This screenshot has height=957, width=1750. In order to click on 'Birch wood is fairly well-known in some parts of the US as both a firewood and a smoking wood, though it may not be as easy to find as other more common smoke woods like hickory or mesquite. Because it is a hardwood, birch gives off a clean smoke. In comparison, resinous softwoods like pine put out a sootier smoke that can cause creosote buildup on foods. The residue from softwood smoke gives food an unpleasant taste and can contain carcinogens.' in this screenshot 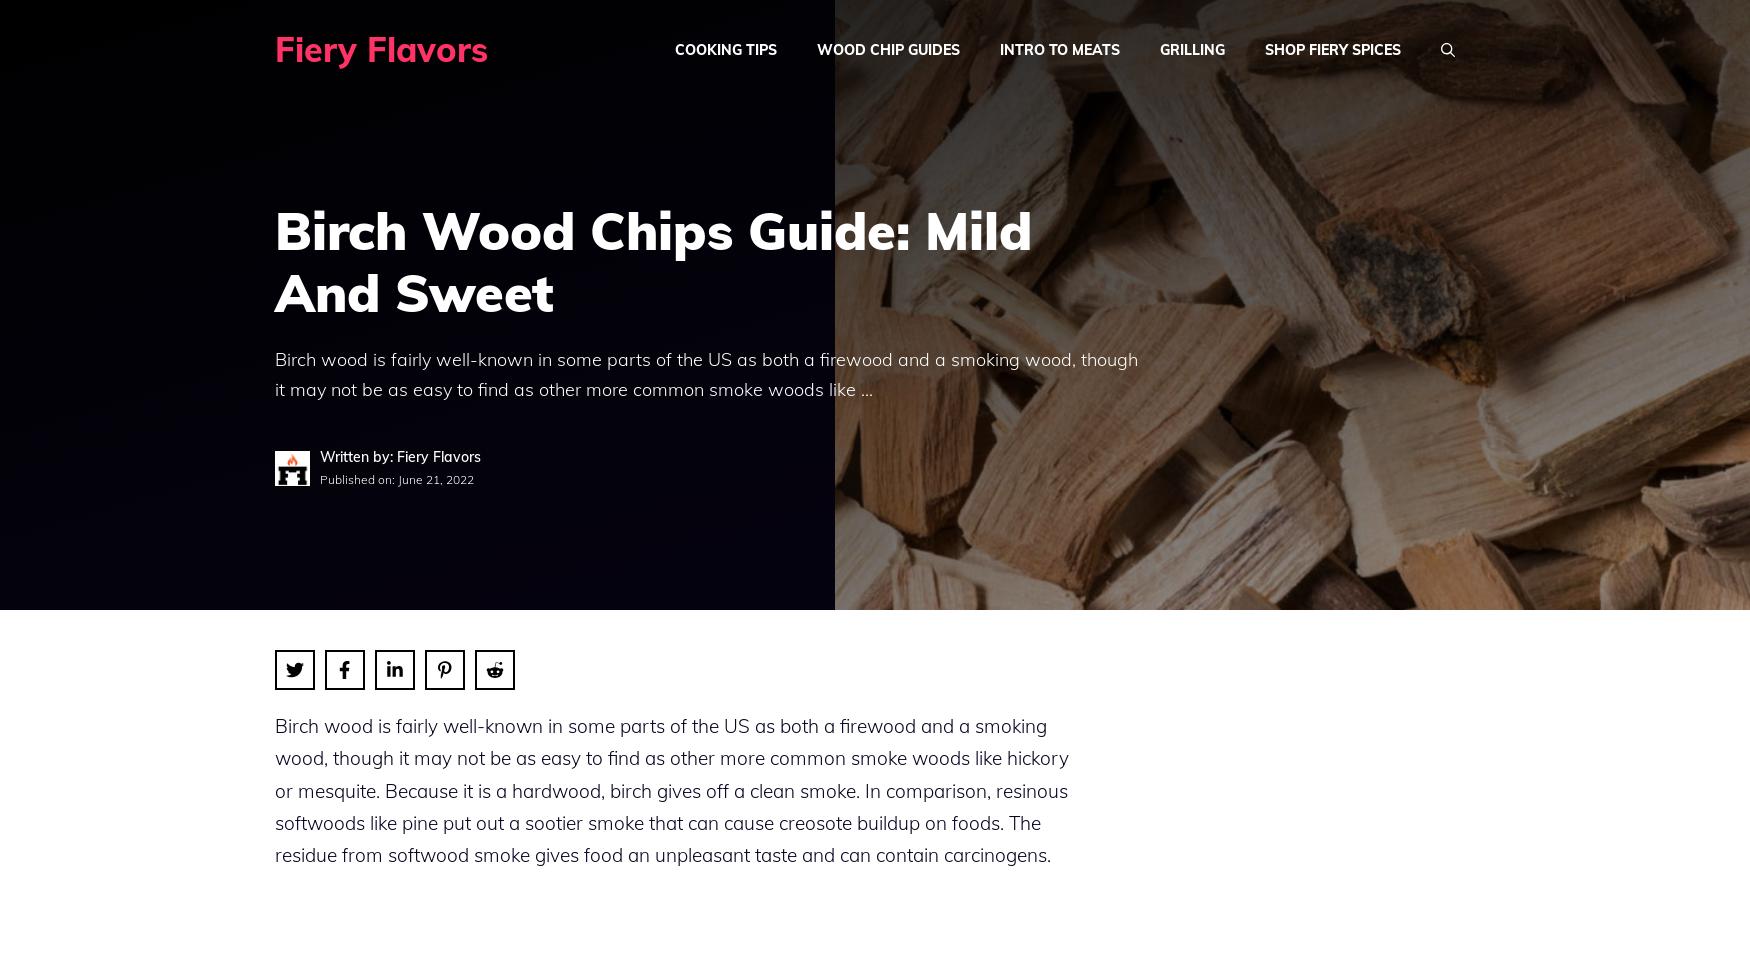, I will do `click(671, 789)`.